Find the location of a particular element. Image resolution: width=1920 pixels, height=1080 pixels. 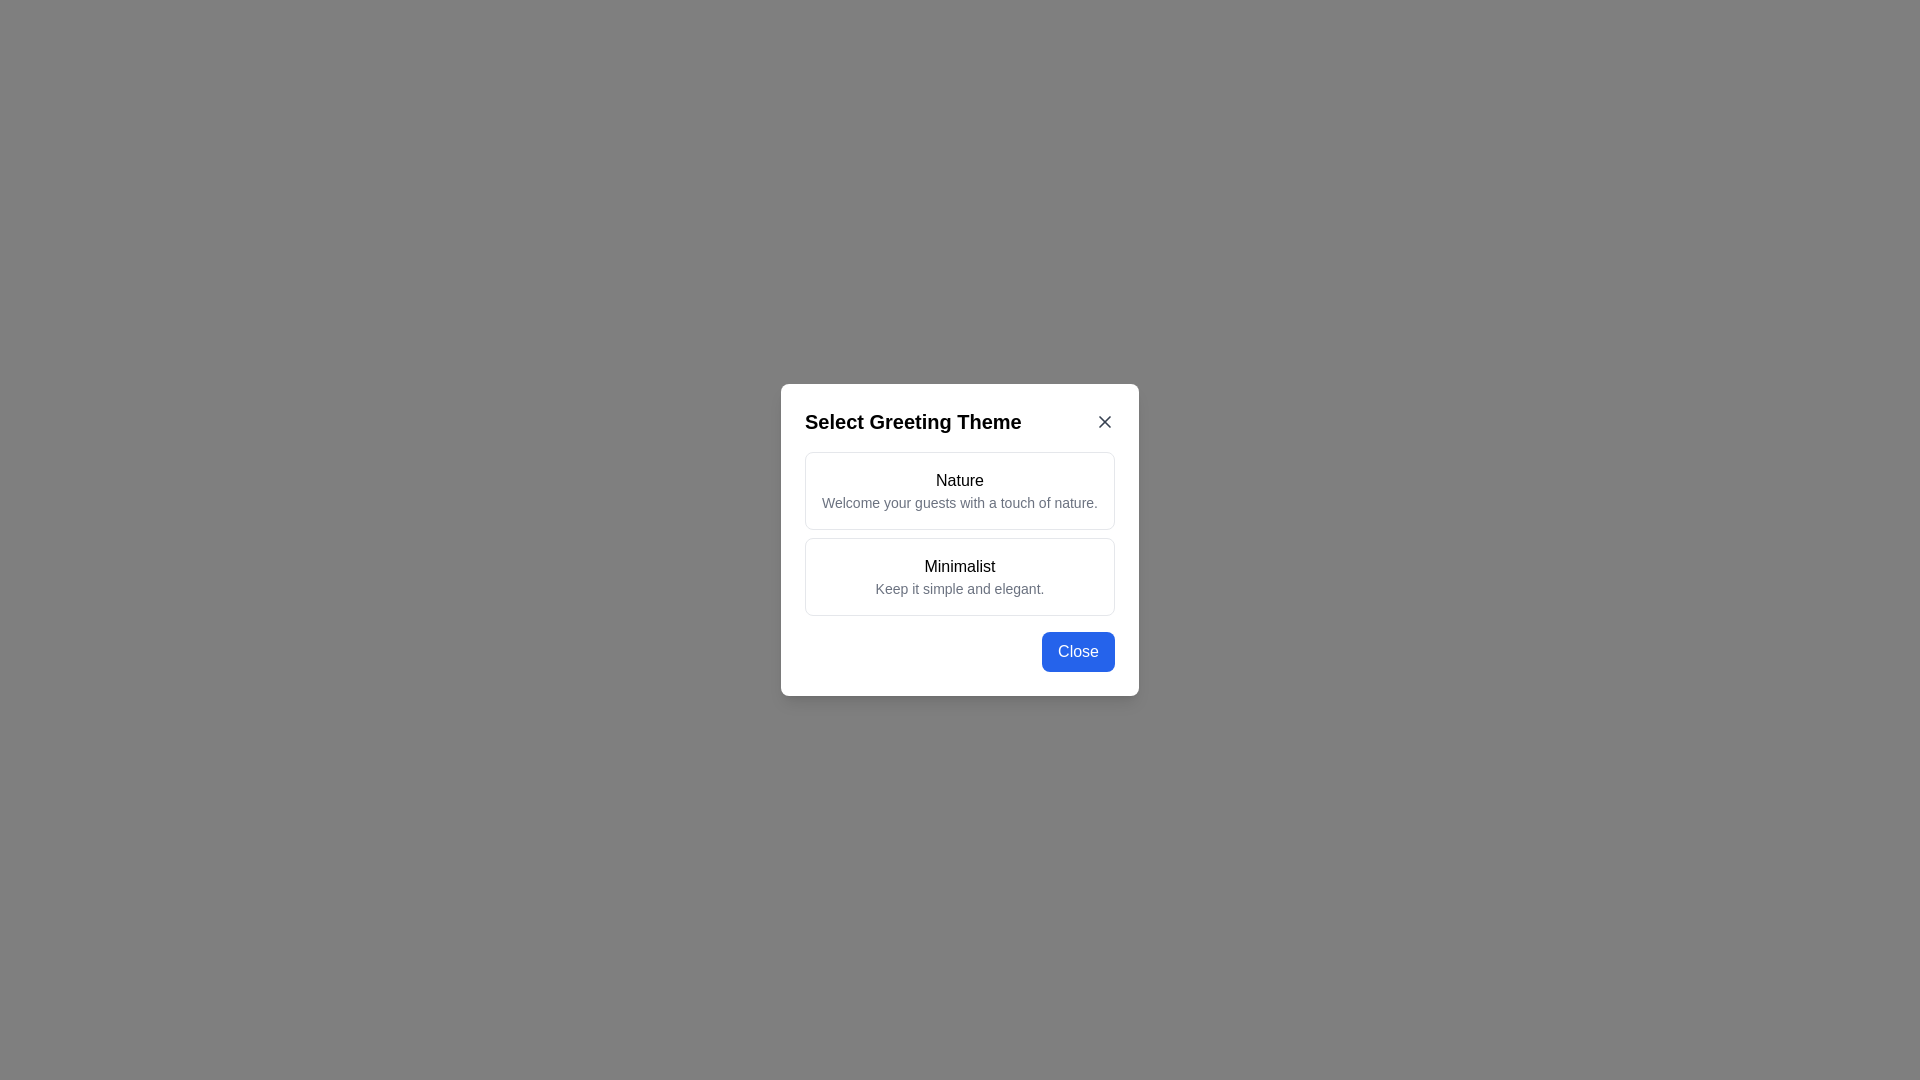

the 'Close' button with a blue background and white text located at the bottom-right corner of the 'Select Greeting Theme' modal is located at coordinates (1077, 651).